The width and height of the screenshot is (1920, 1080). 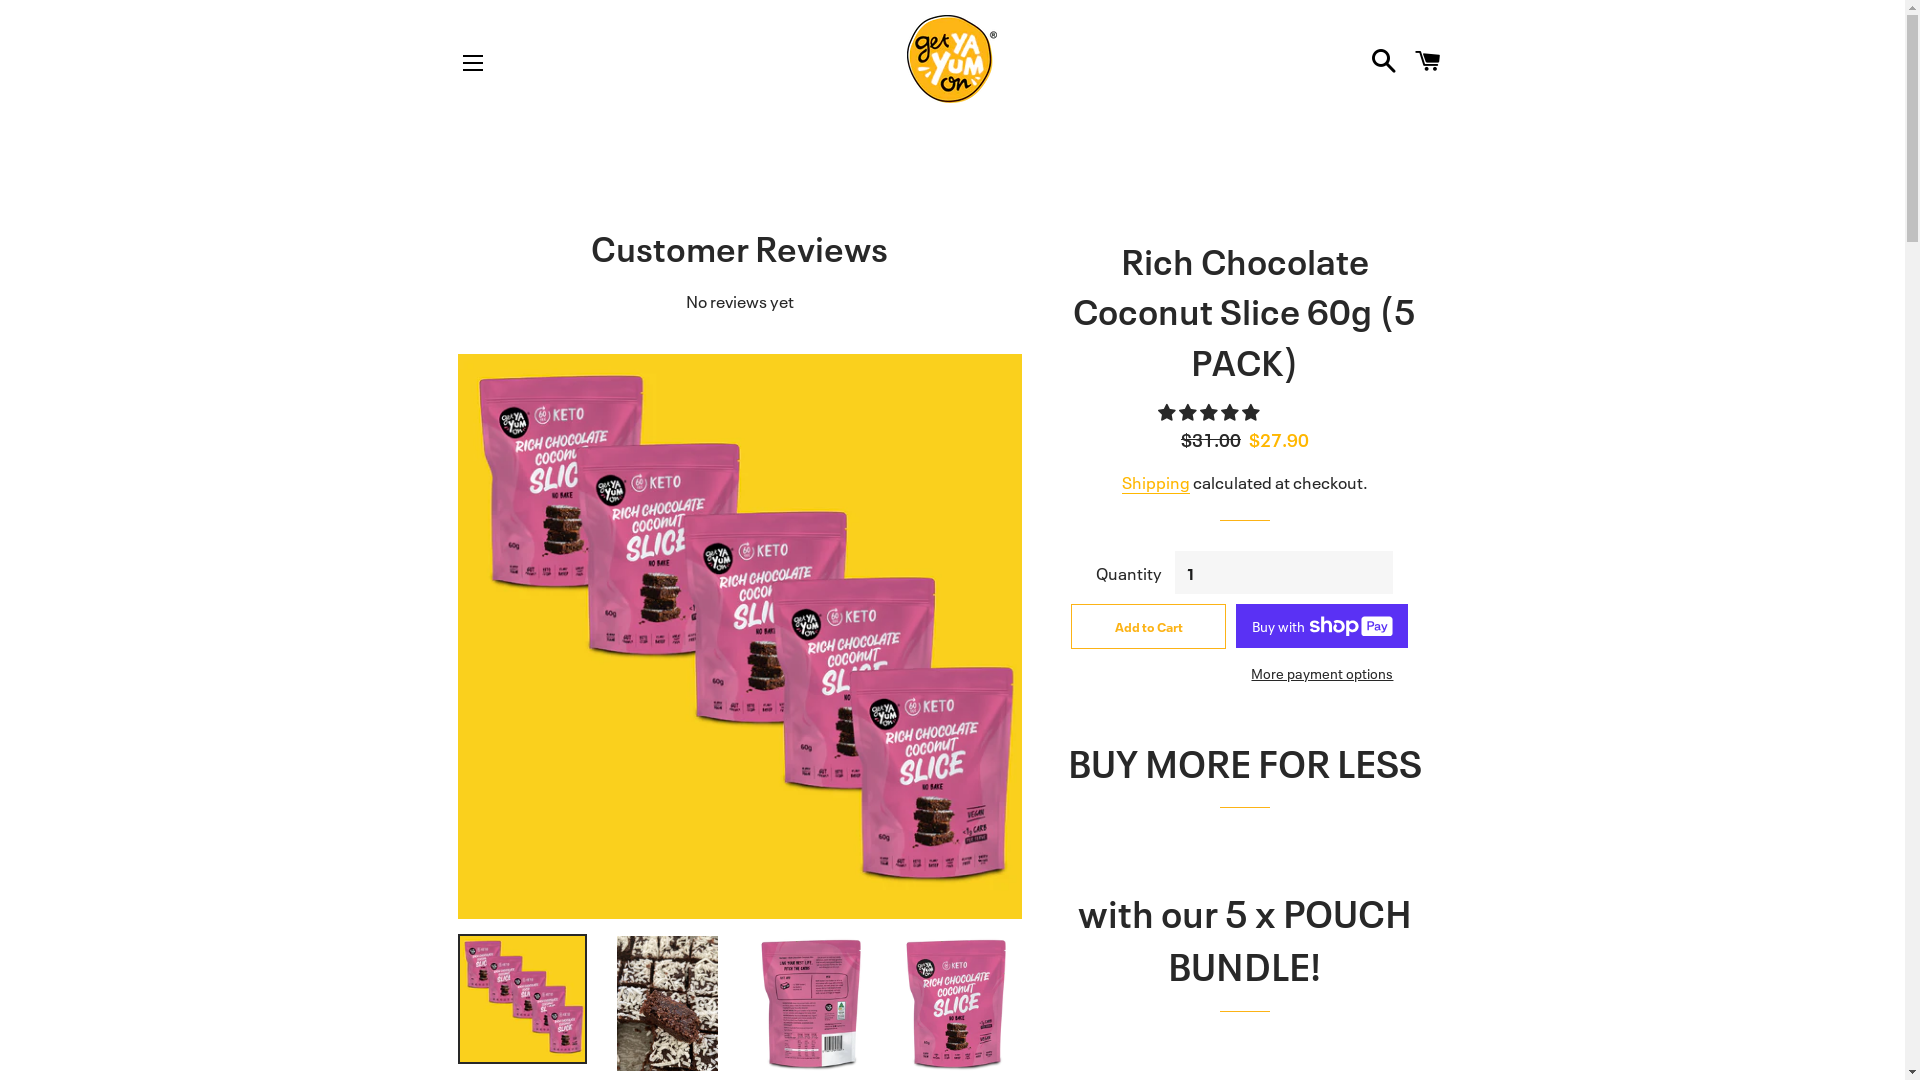 What do you see at coordinates (1235, 672) in the screenshot?
I see `'More payment options'` at bounding box center [1235, 672].